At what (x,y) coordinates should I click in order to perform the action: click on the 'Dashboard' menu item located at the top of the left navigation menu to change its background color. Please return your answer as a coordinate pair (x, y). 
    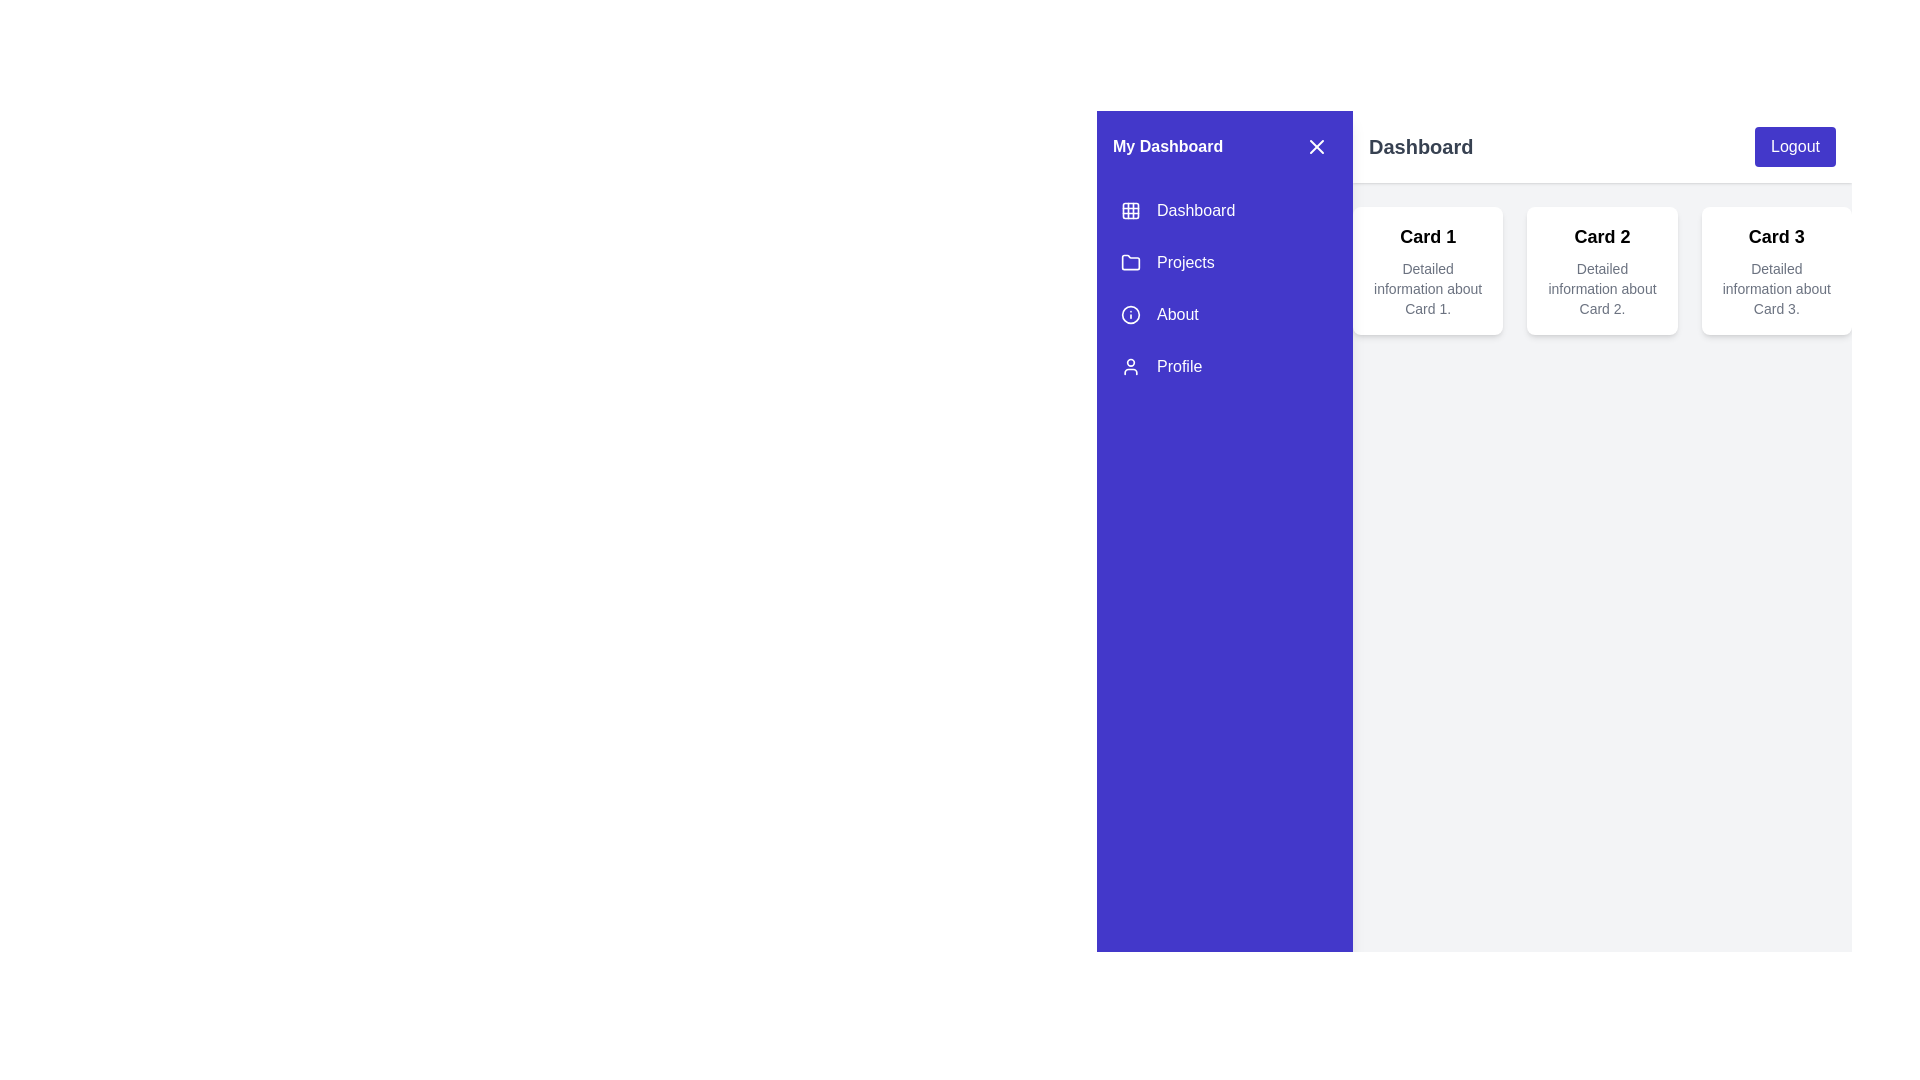
    Looking at the image, I should click on (1223, 211).